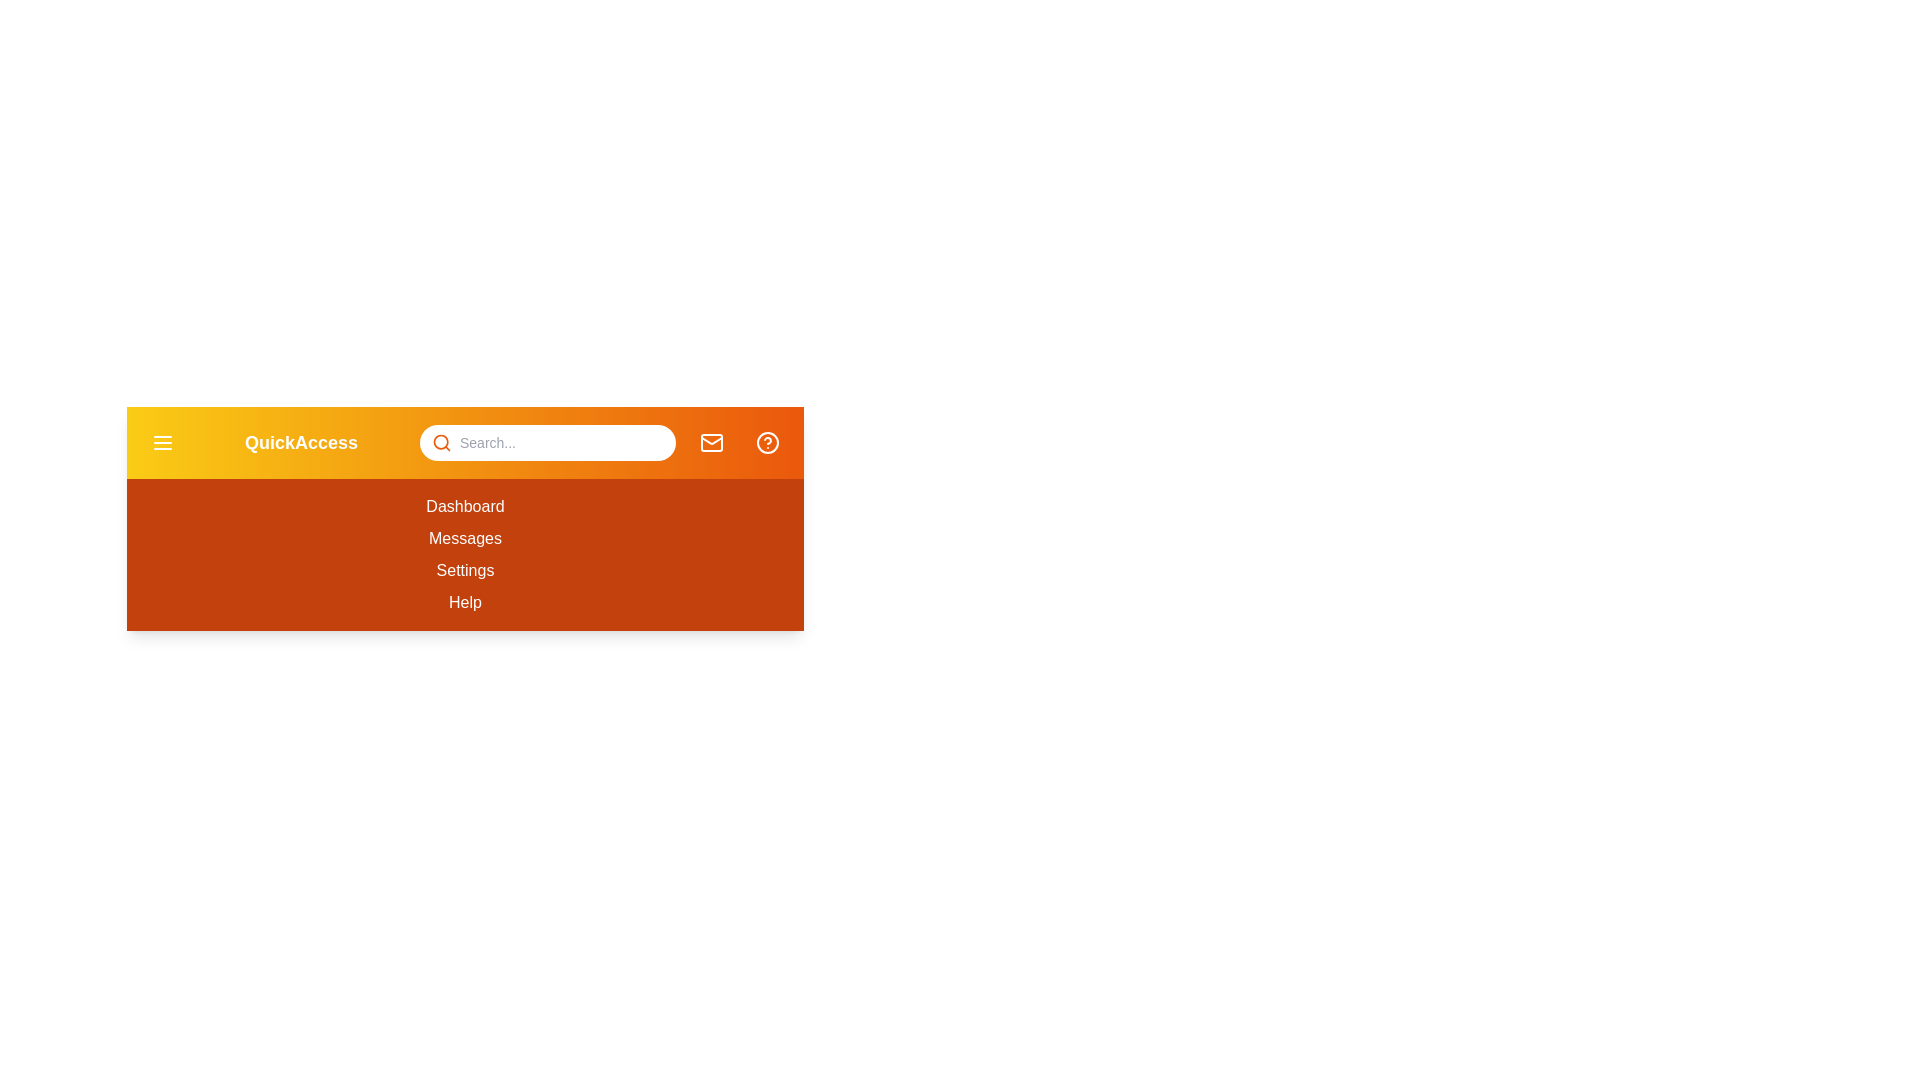 The width and height of the screenshot is (1920, 1080). Describe the element at coordinates (711, 442) in the screenshot. I see `the messaging button located on the right side of the top navigation area, positioned between the white search bar and a question mark icon` at that location.